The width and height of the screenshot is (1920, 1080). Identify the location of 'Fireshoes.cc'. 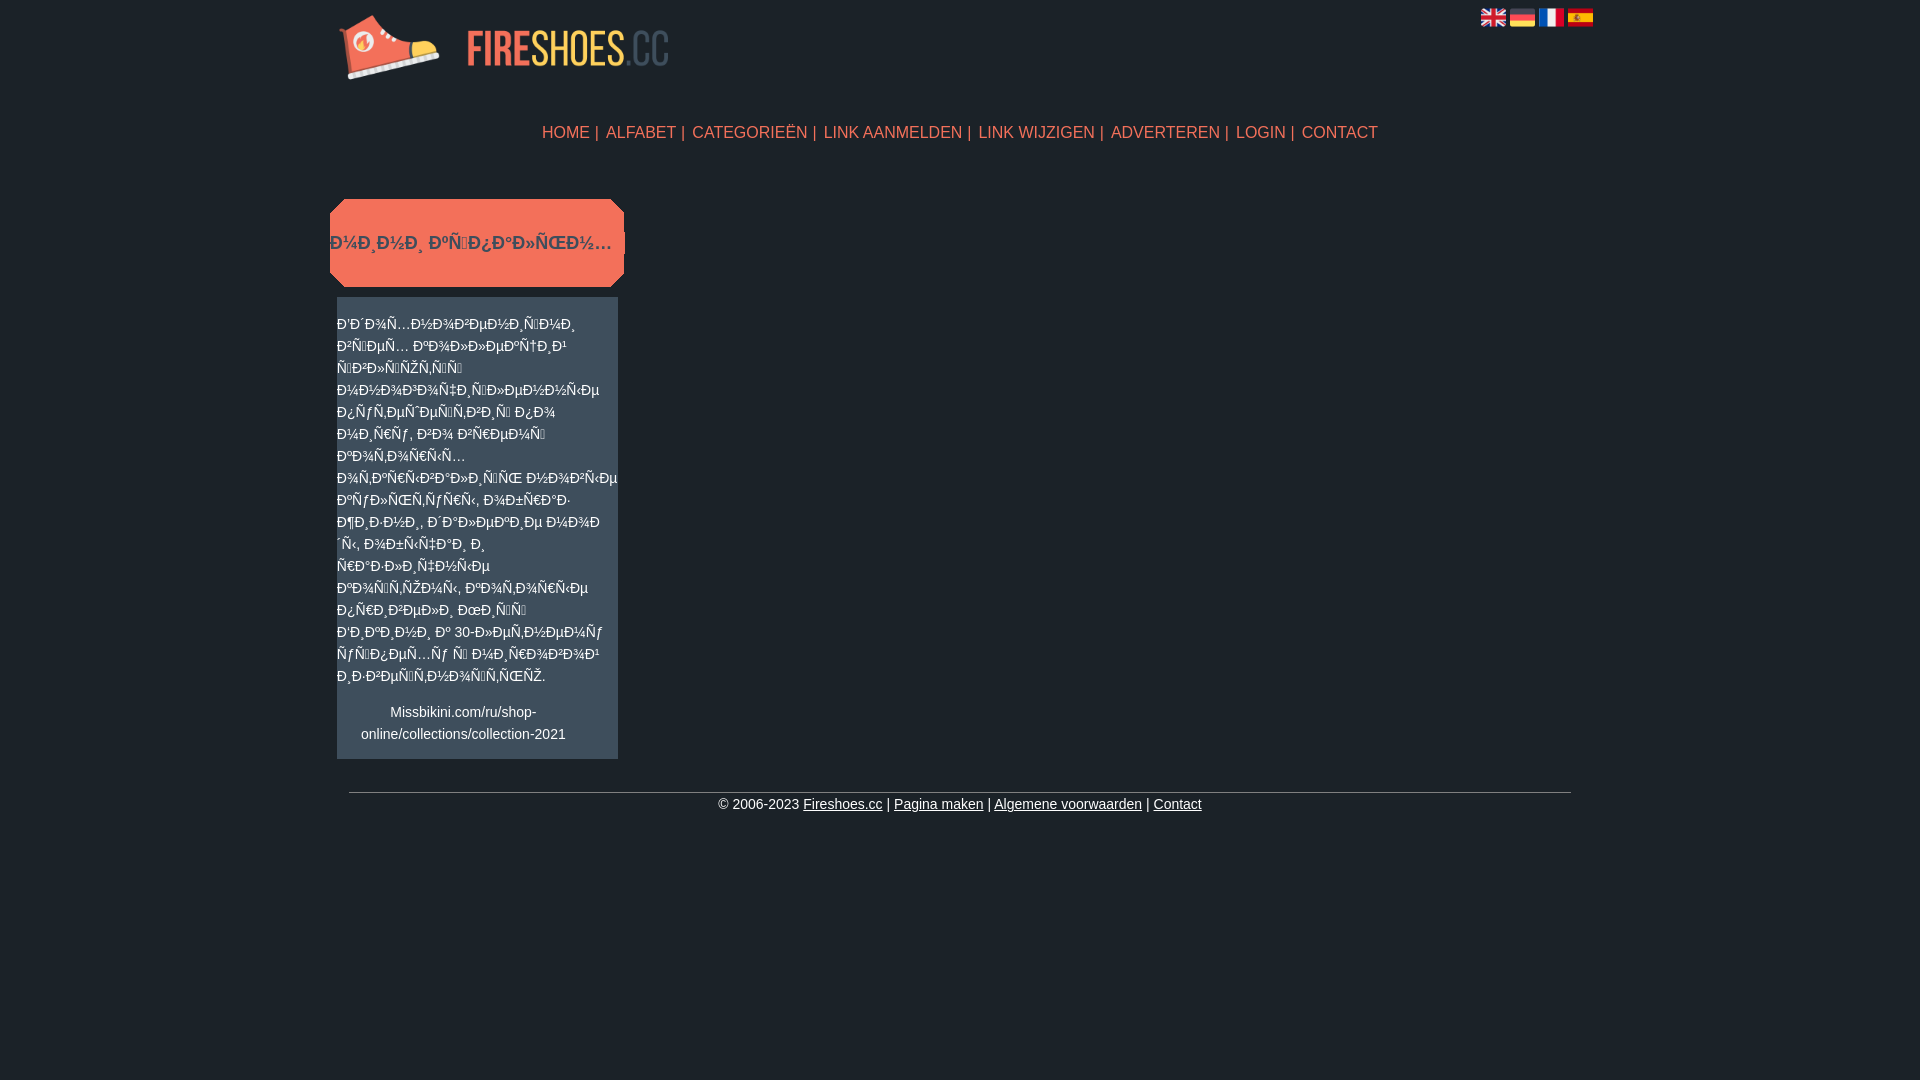
(842, 802).